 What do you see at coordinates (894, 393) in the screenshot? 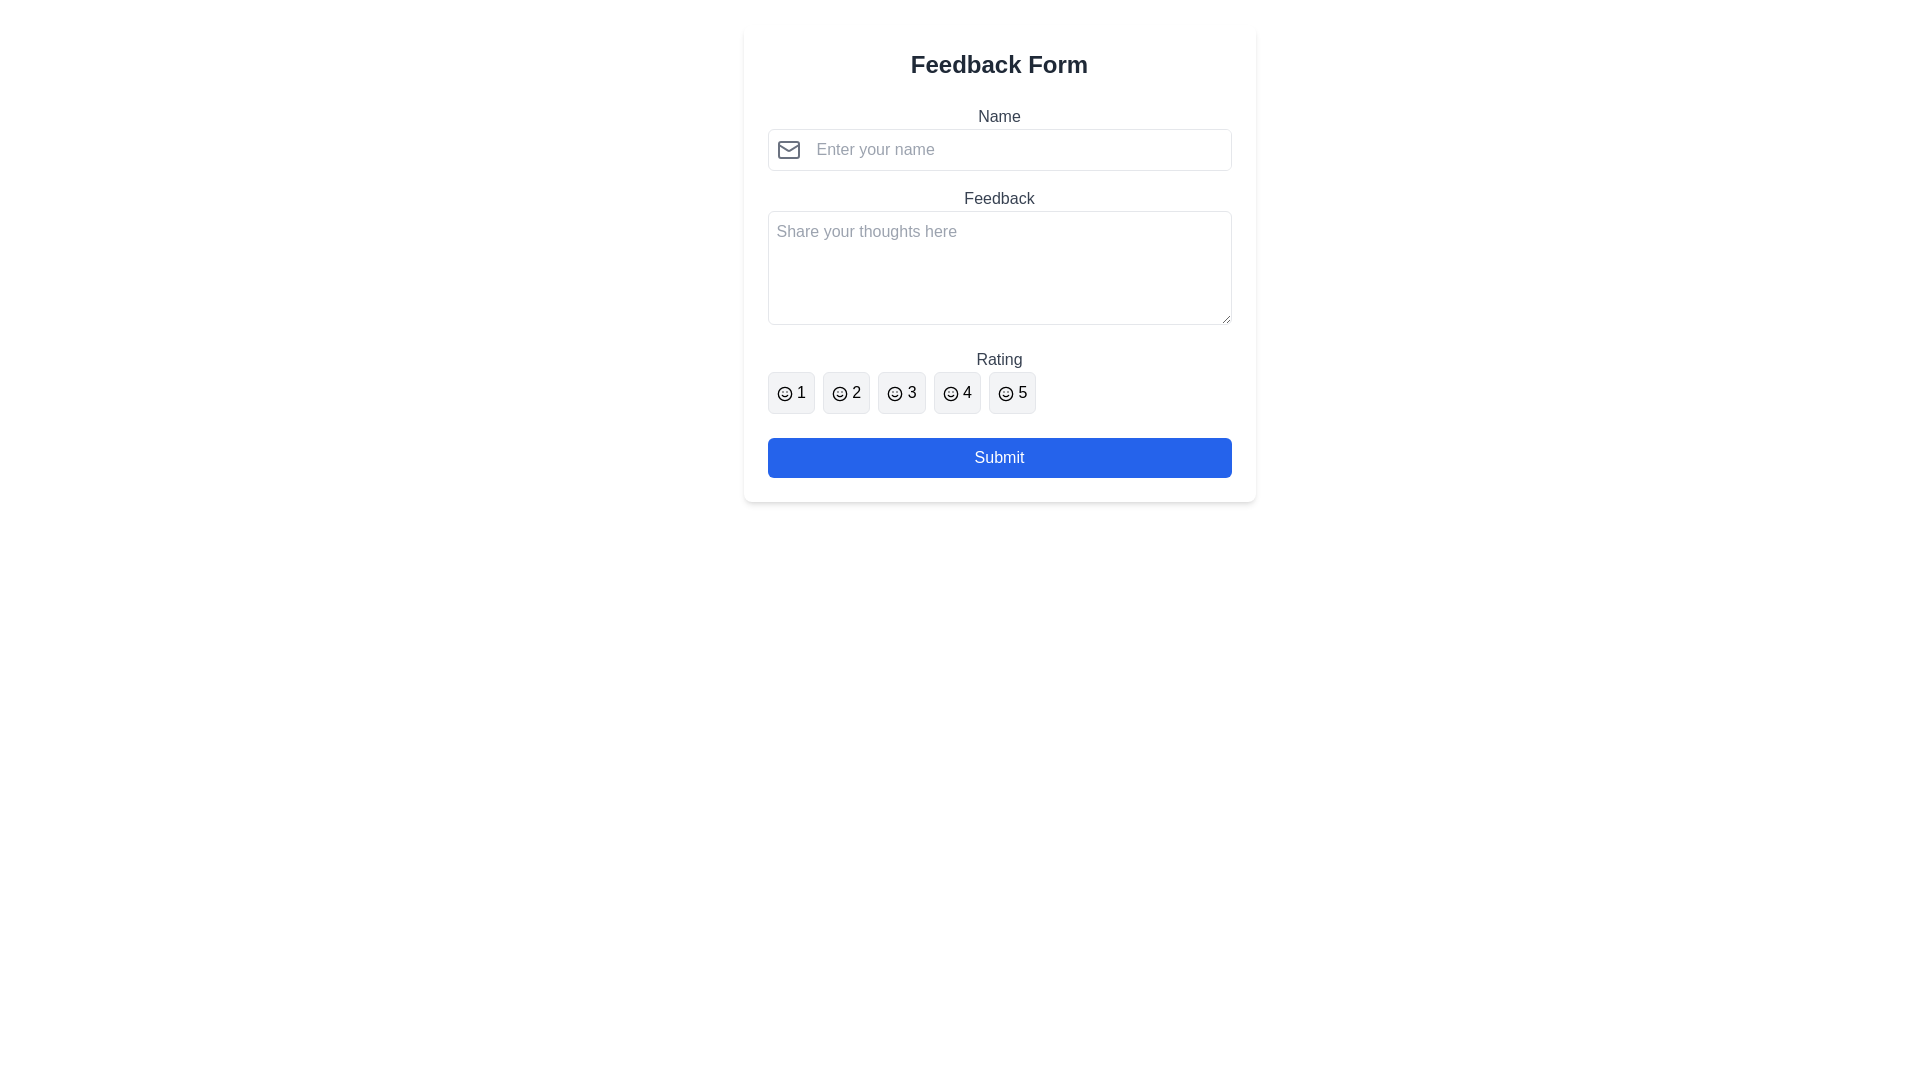
I see `the rating icon for the value '3', which is the third button in a series of five rating options` at bounding box center [894, 393].